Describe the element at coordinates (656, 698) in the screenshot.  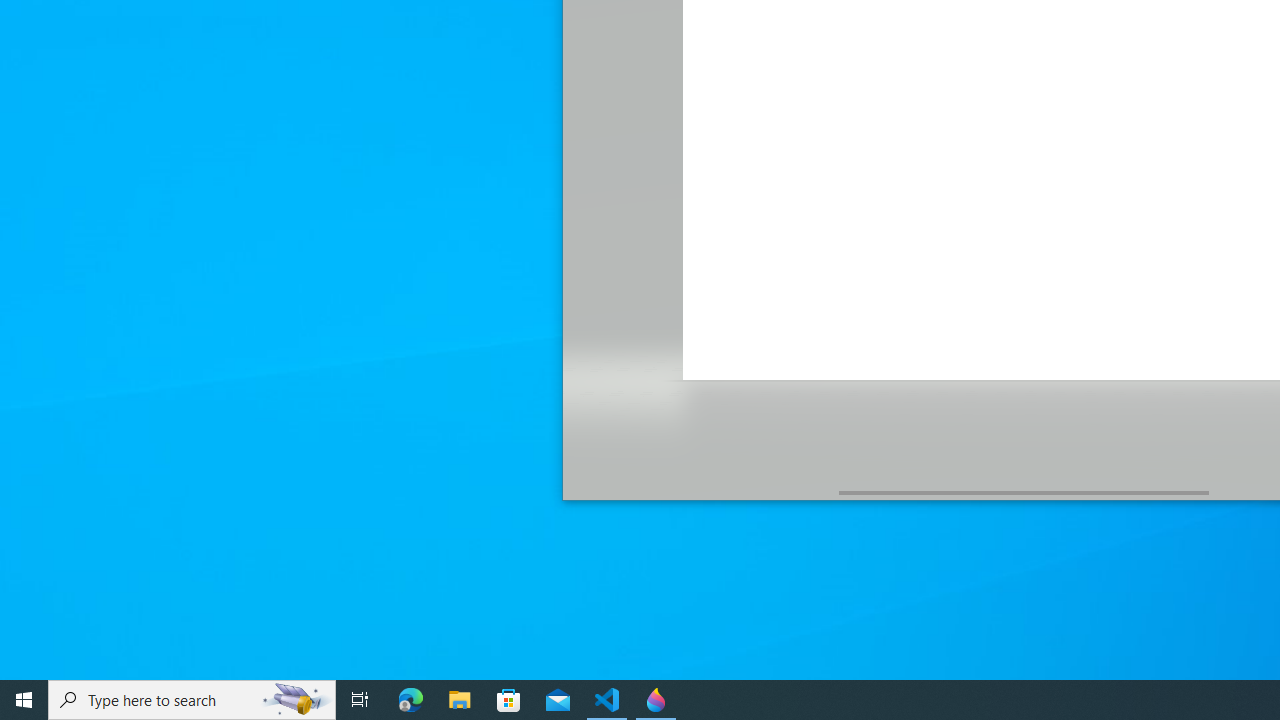
I see `'Paint 3D - 1 running window'` at that location.